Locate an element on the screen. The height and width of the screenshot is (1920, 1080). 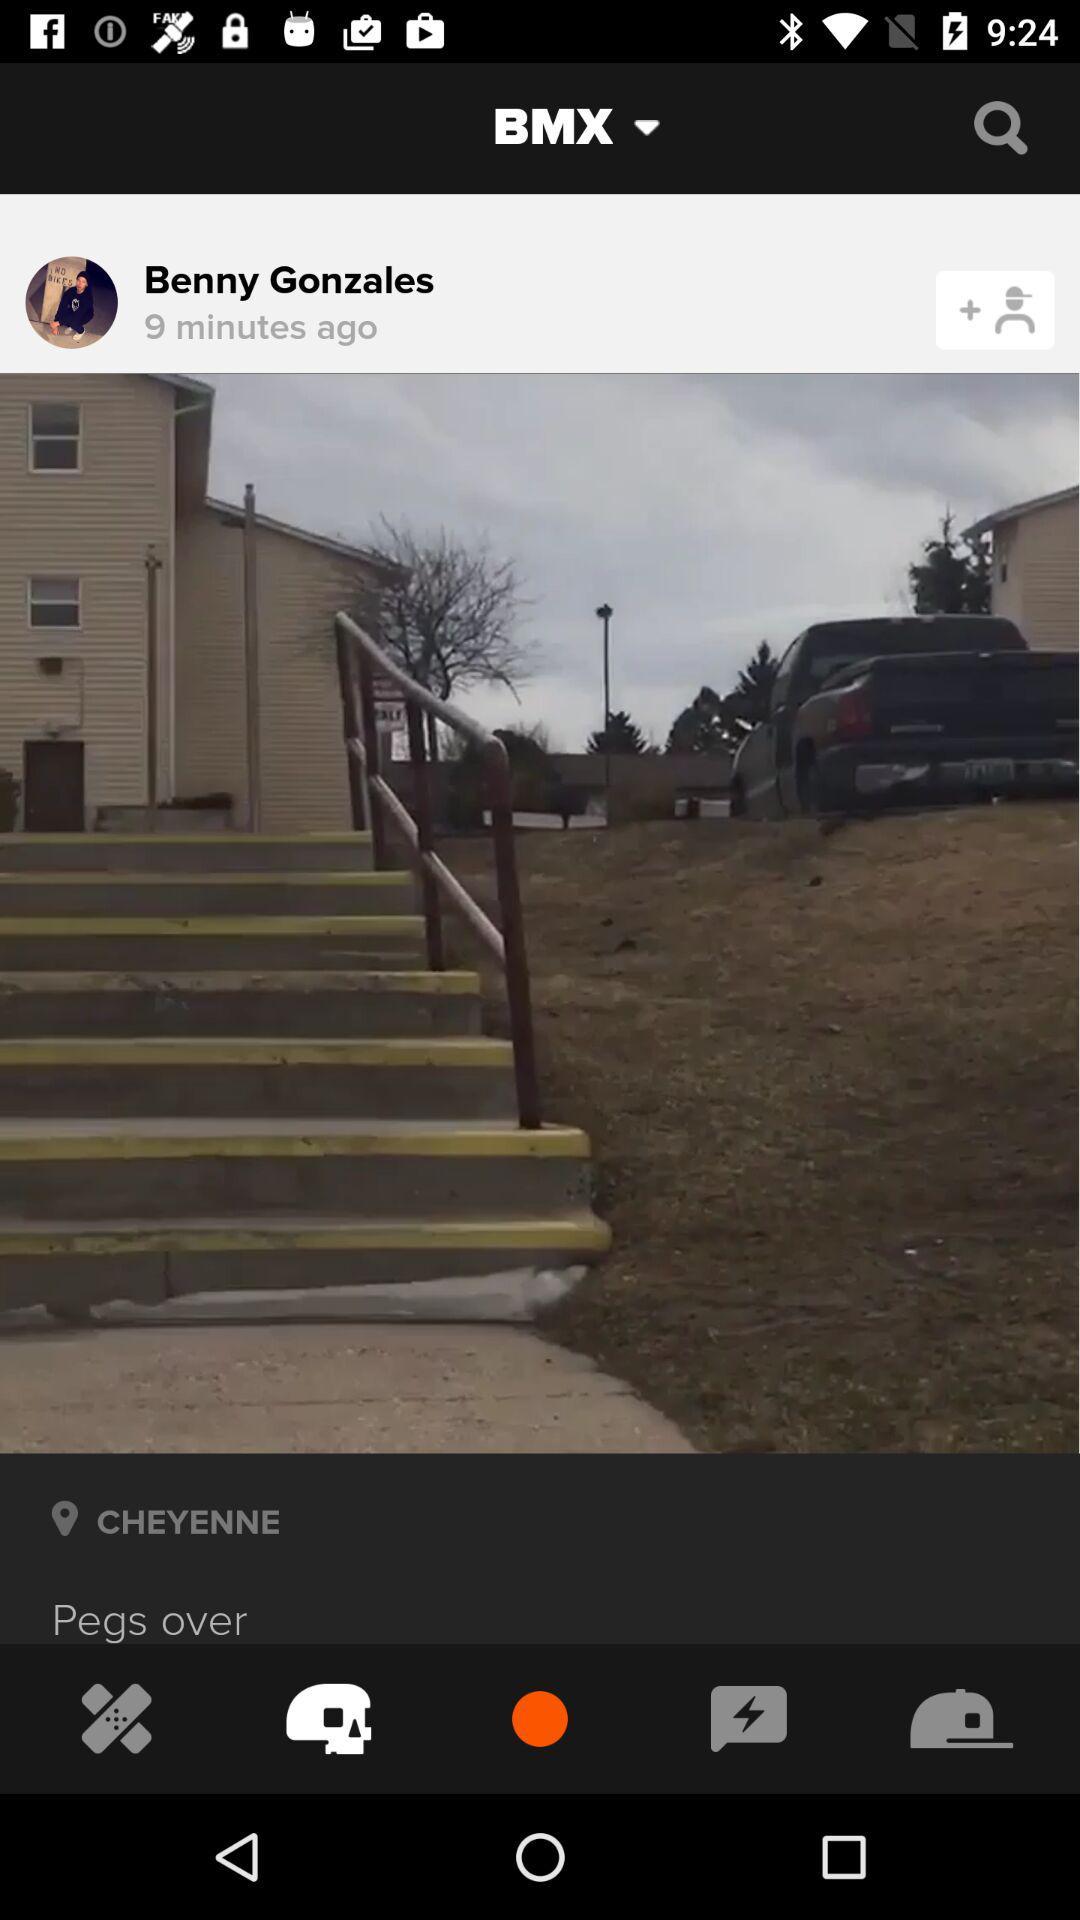
the search icon is located at coordinates (1000, 126).